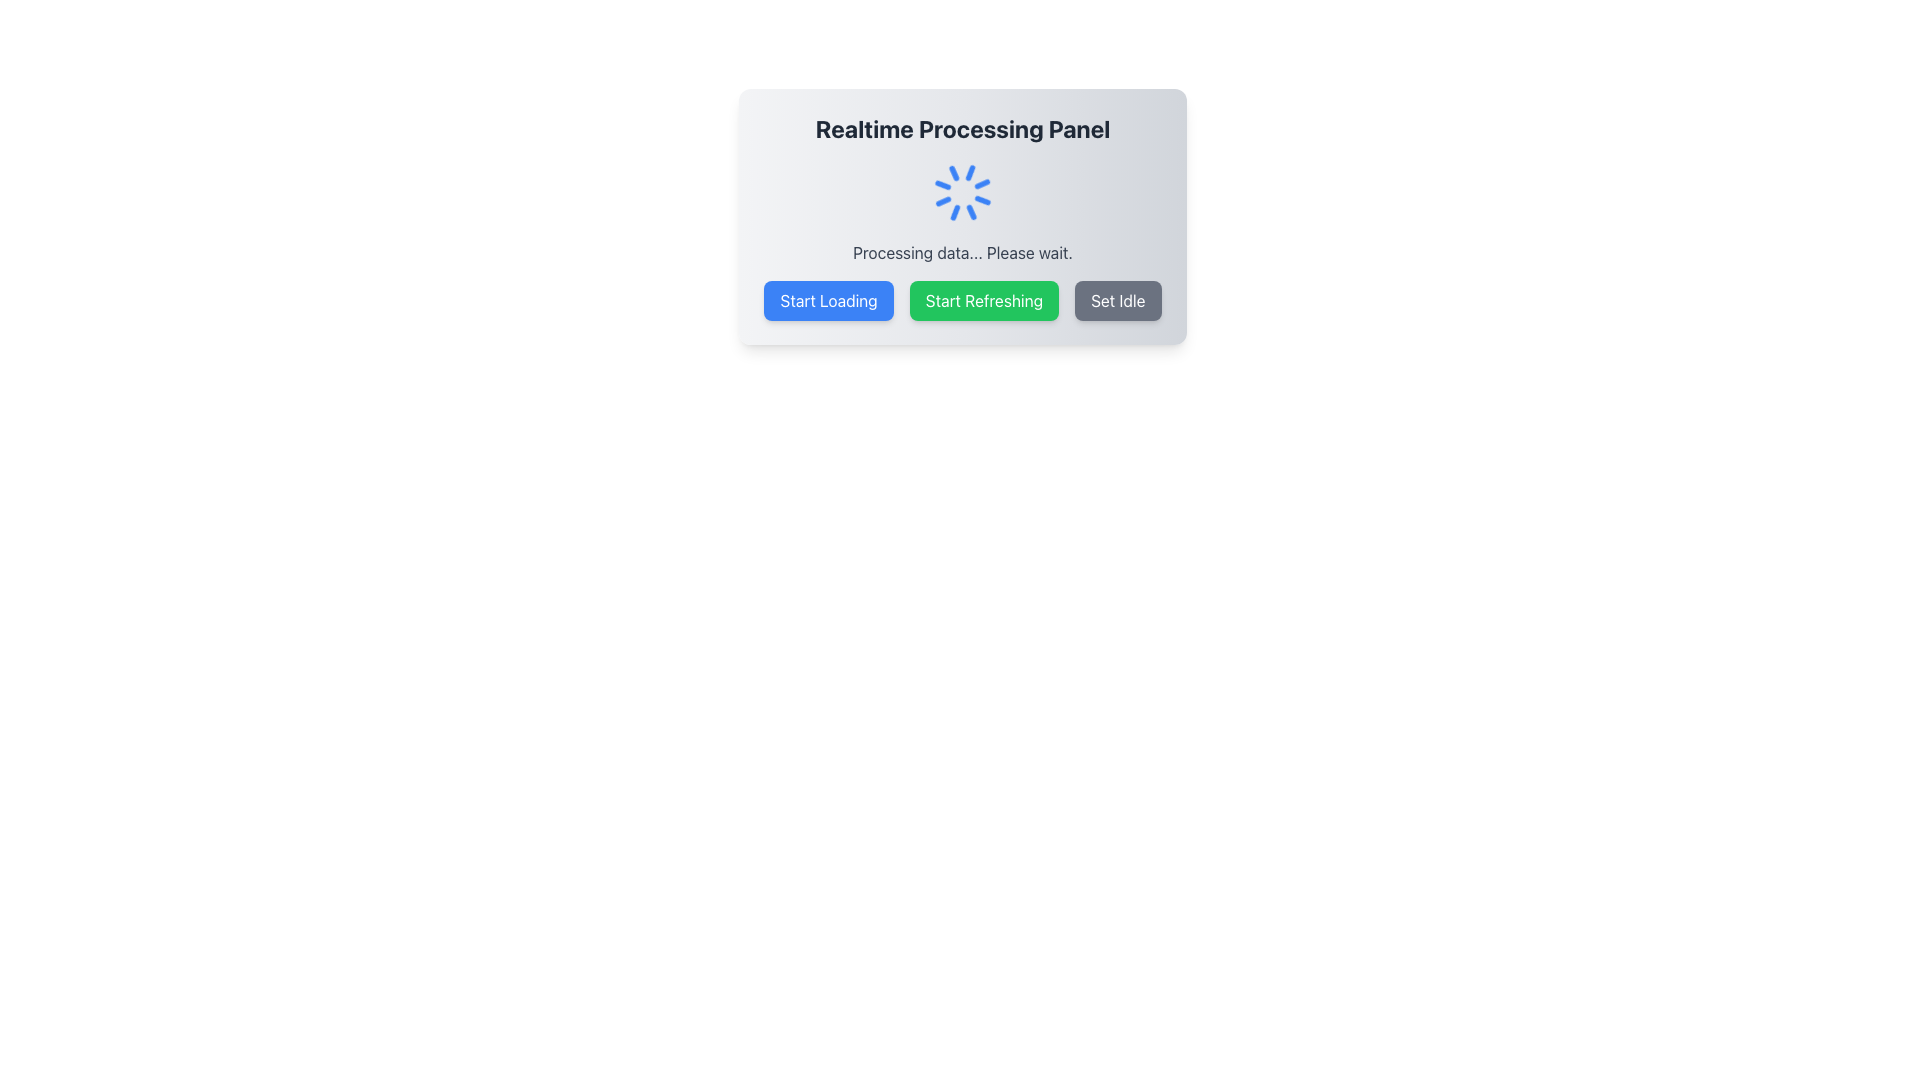 The image size is (1920, 1080). Describe the element at coordinates (963, 252) in the screenshot. I see `the text display that shows 'Processing data... Please wait.' which is styled in gray and is located below the spinning loader icon` at that location.